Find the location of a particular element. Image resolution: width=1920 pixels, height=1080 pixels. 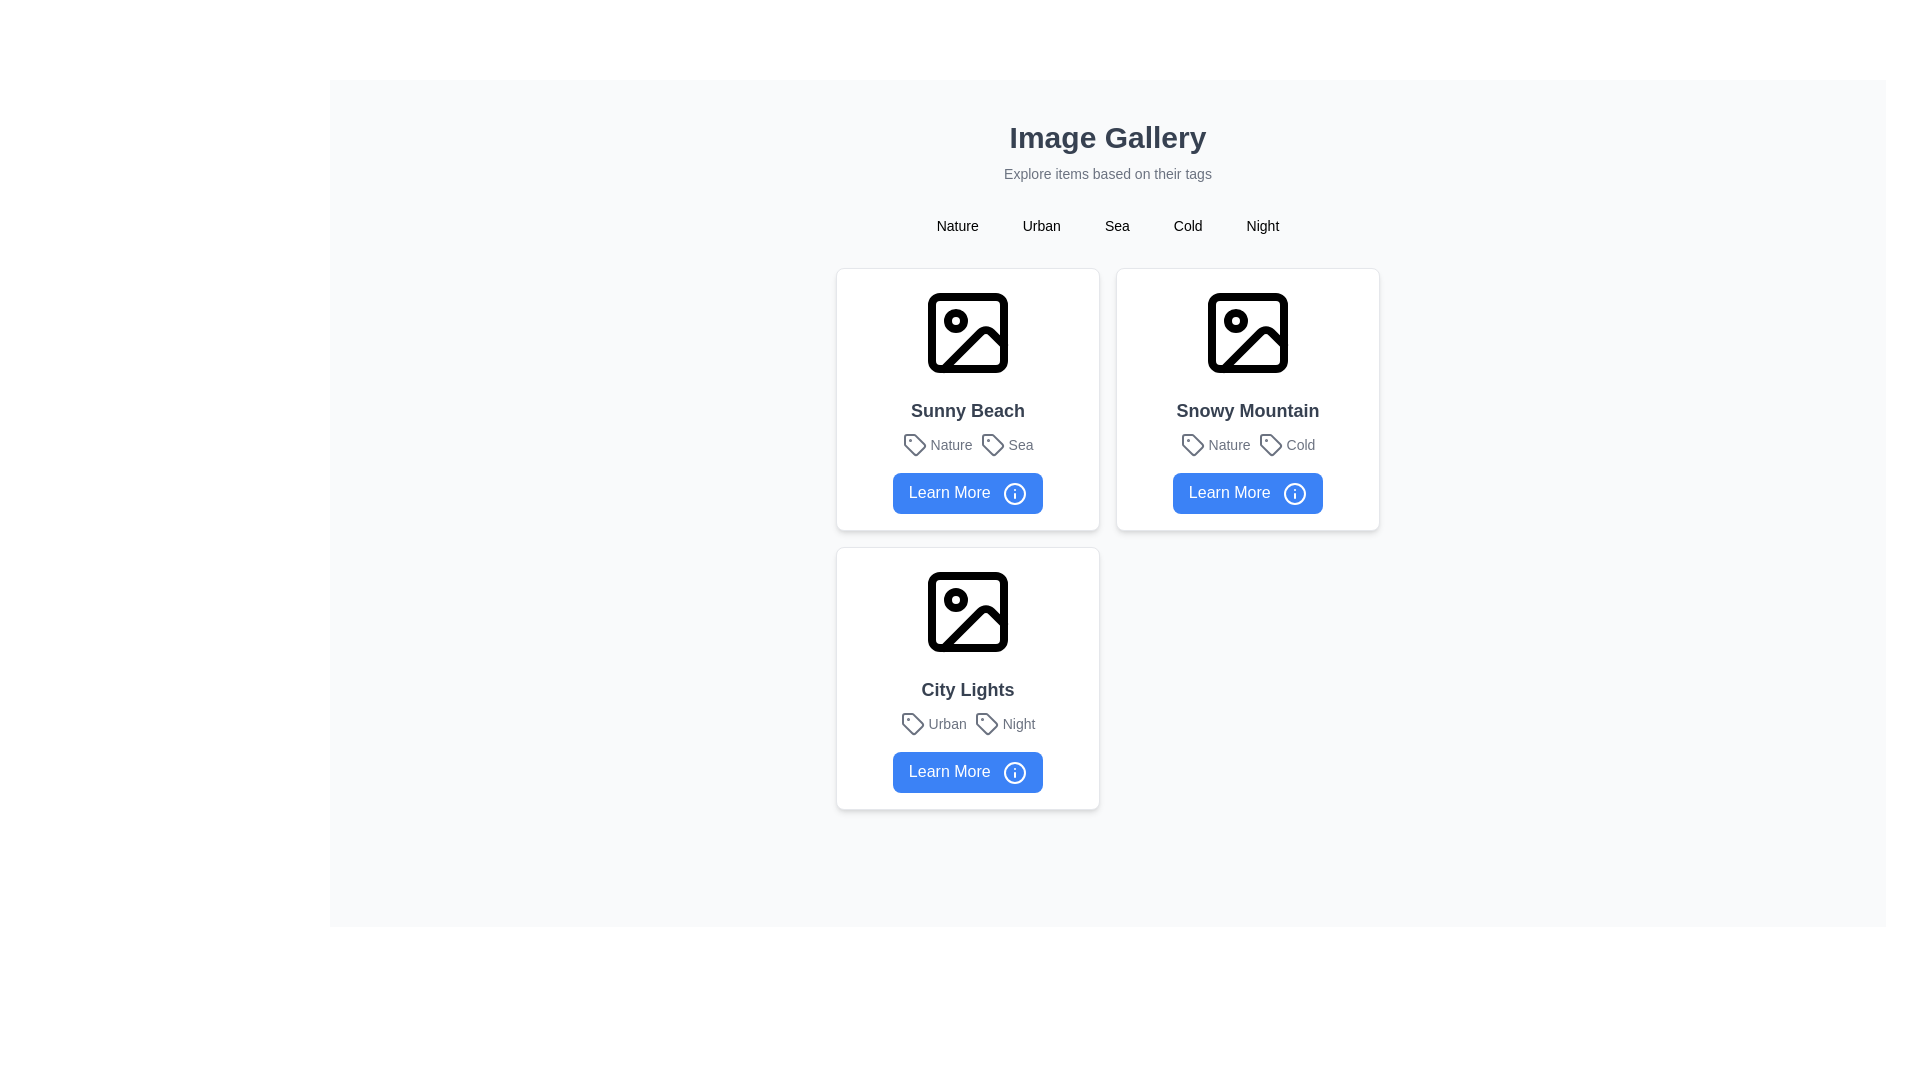

the 'Sea' tag icon located within the 'Sunny Beach' card, positioned to the right of the 'Nature' tag label is located at coordinates (992, 443).